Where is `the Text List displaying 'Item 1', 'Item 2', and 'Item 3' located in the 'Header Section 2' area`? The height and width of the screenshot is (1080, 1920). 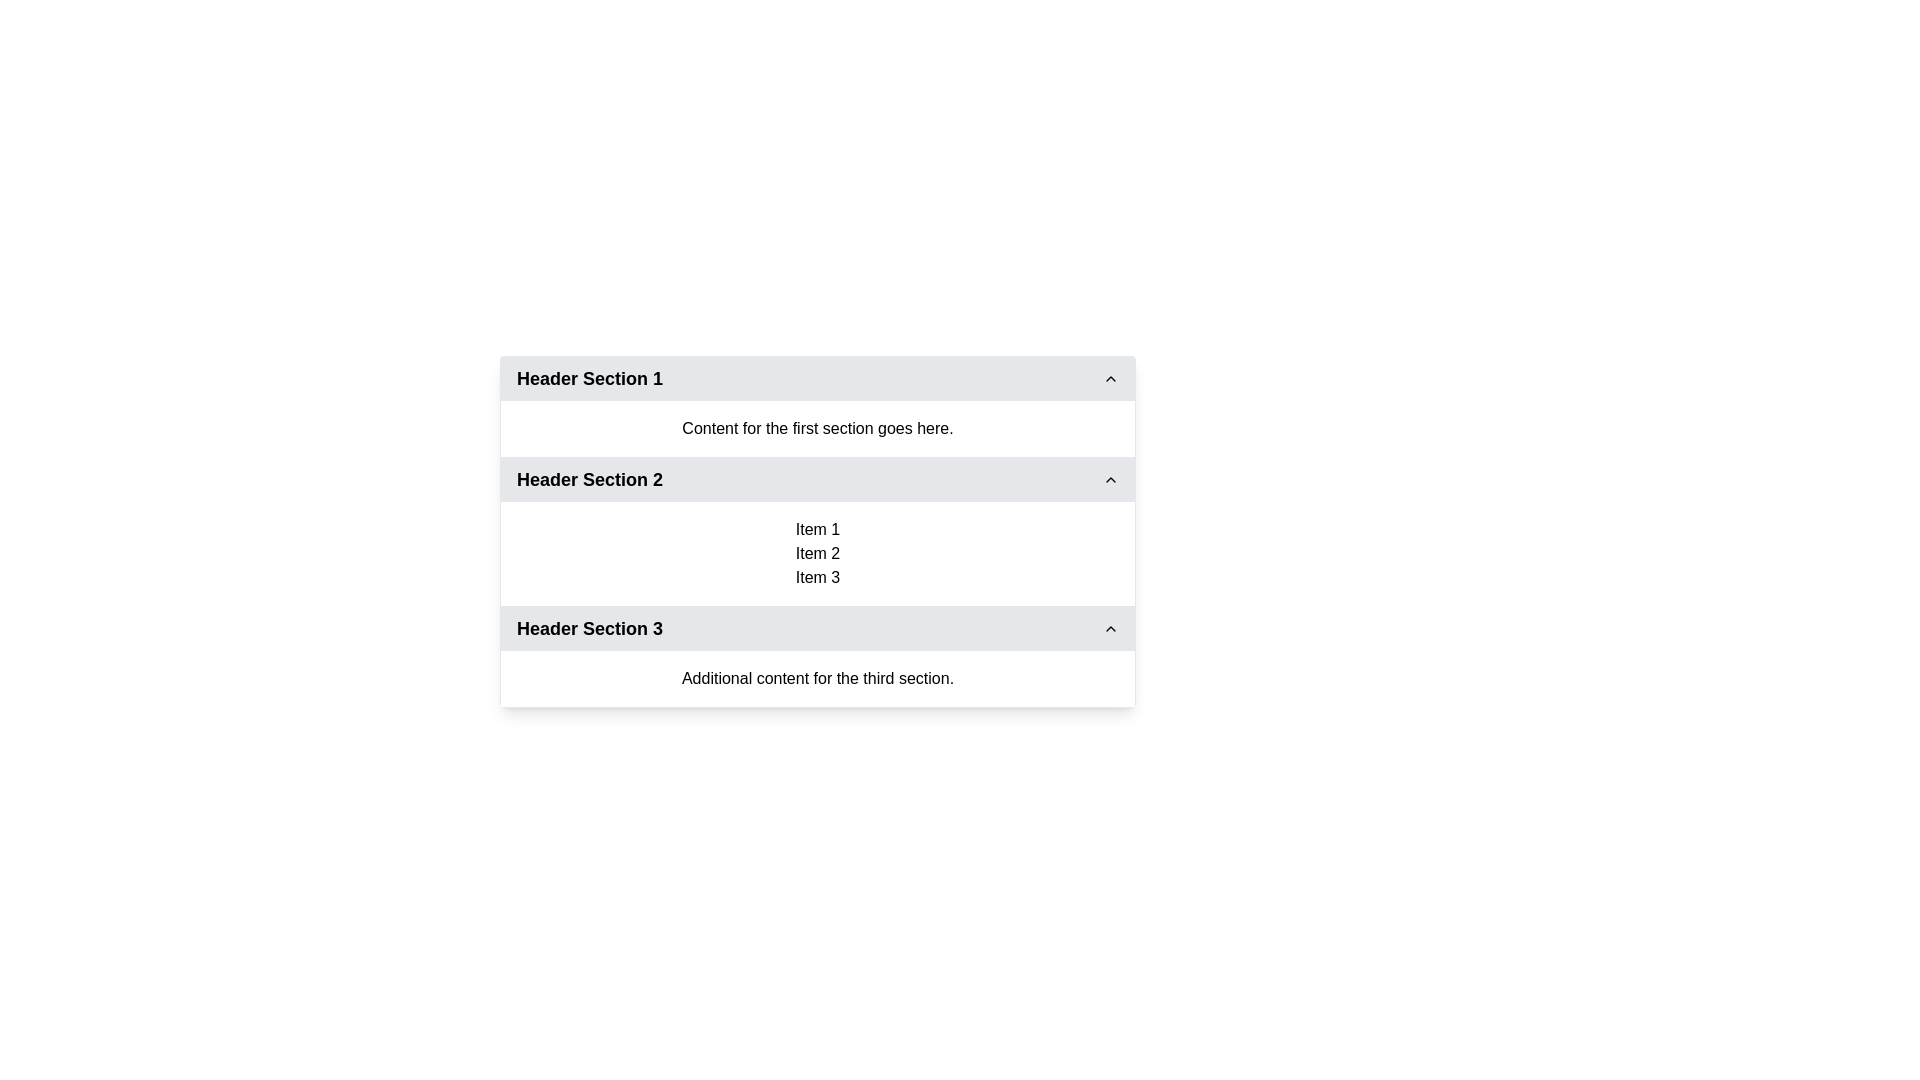 the Text List displaying 'Item 1', 'Item 2', and 'Item 3' located in the 'Header Section 2' area is located at coordinates (817, 554).